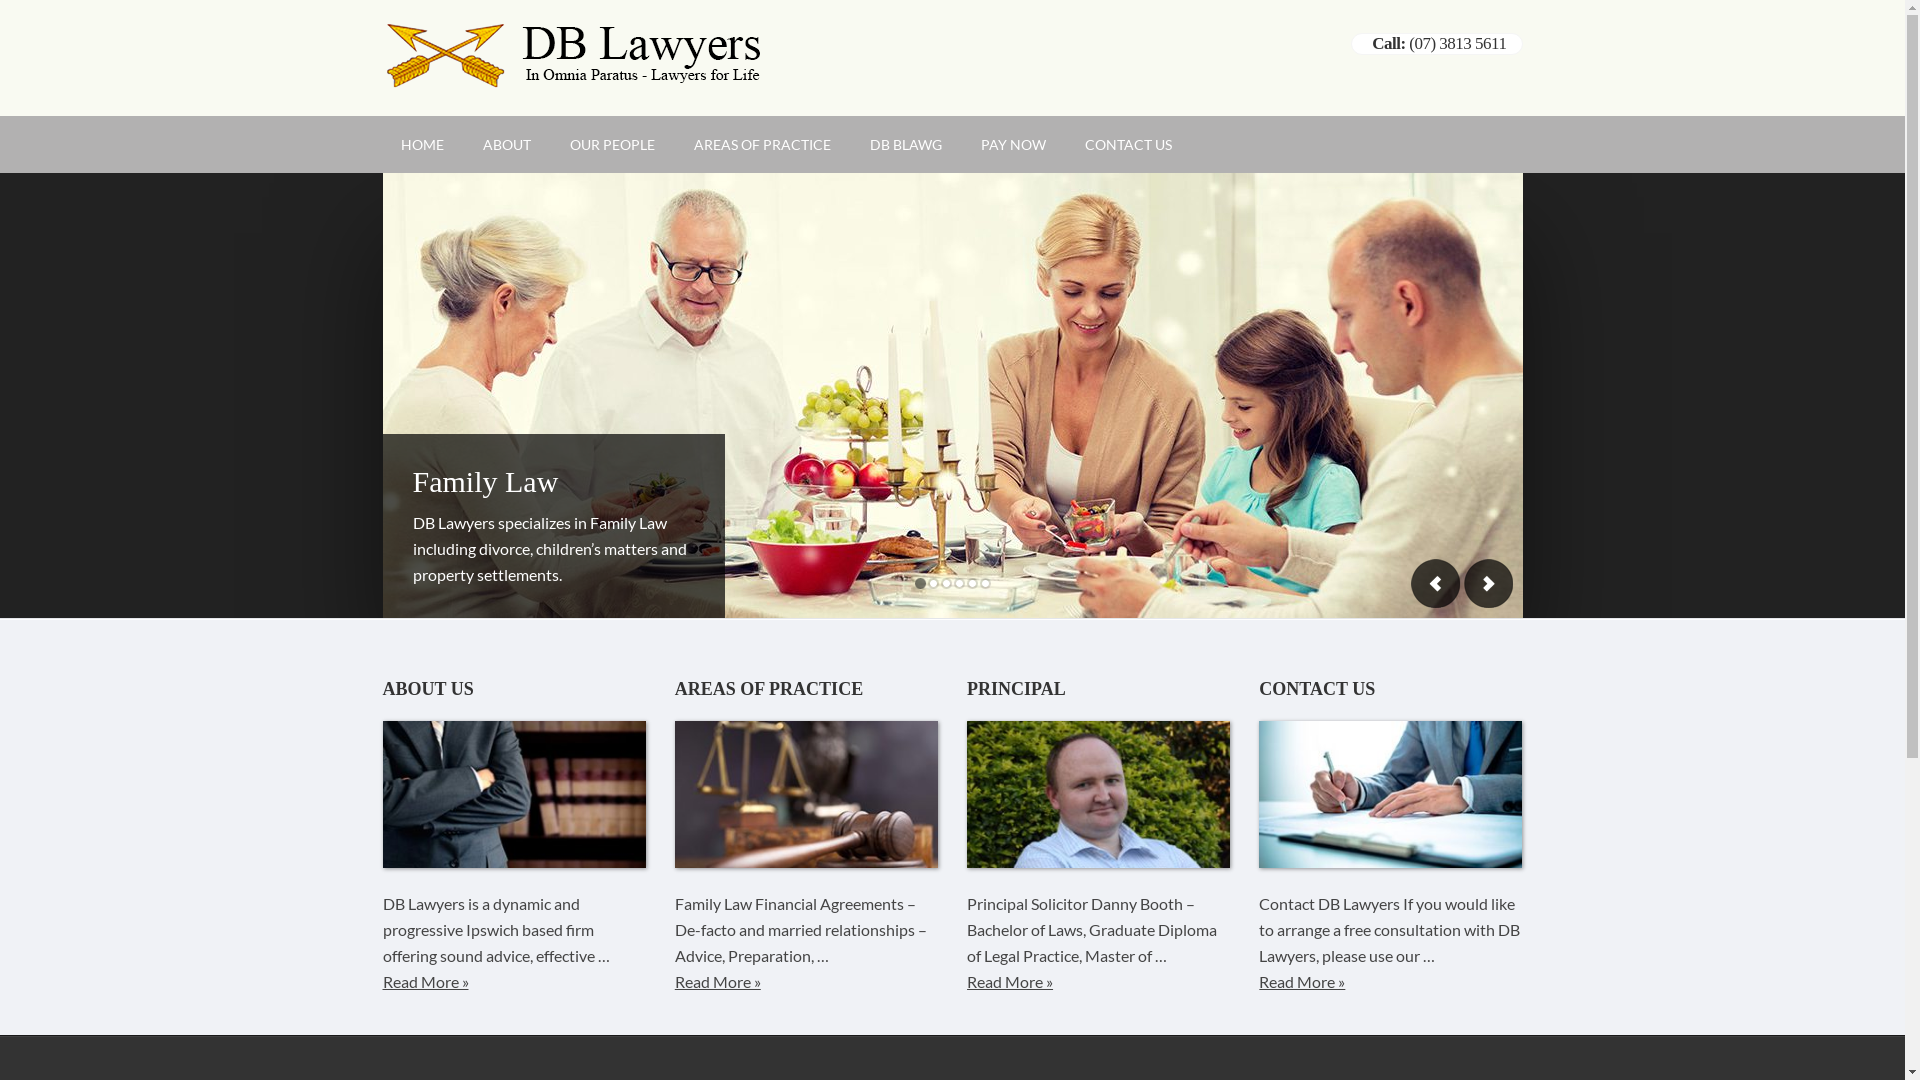  What do you see at coordinates (925, 584) in the screenshot?
I see `'2'` at bounding box center [925, 584].